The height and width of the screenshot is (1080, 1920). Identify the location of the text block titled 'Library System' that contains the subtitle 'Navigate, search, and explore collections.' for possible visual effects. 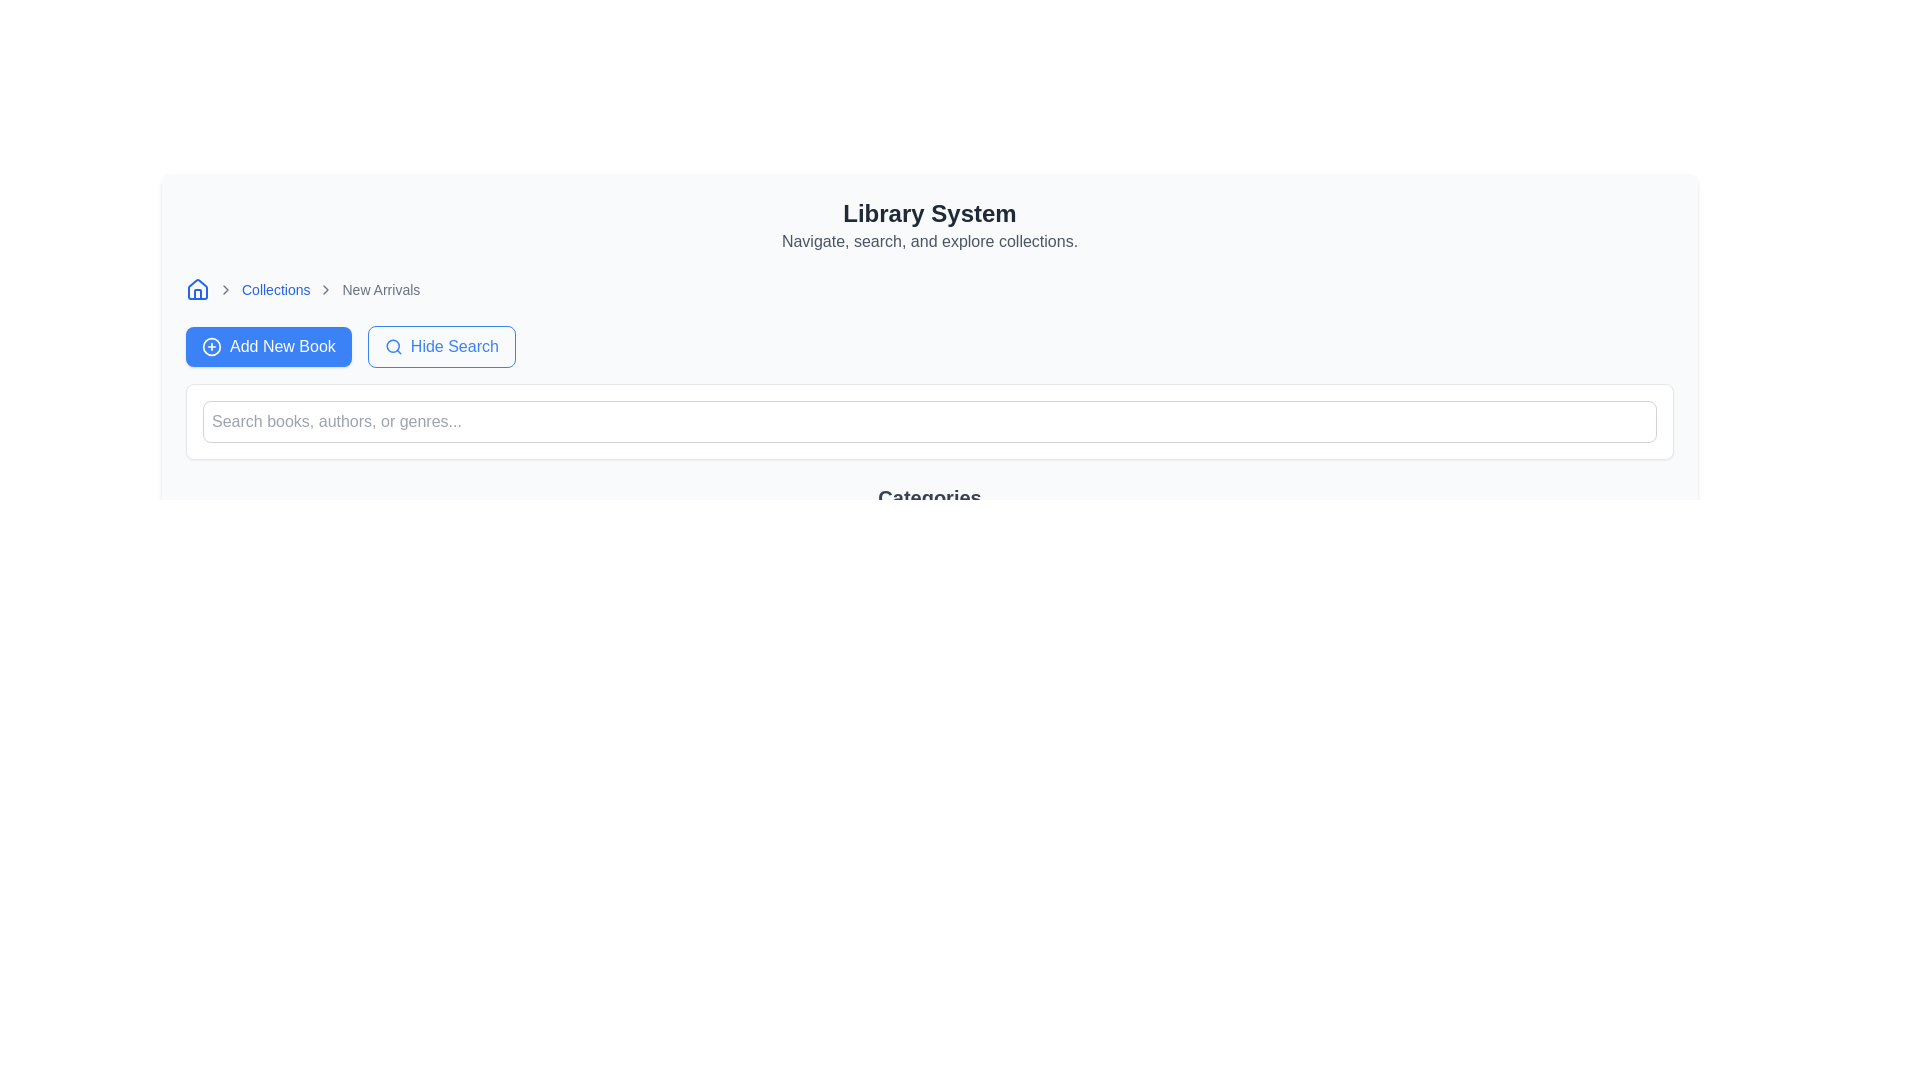
(929, 225).